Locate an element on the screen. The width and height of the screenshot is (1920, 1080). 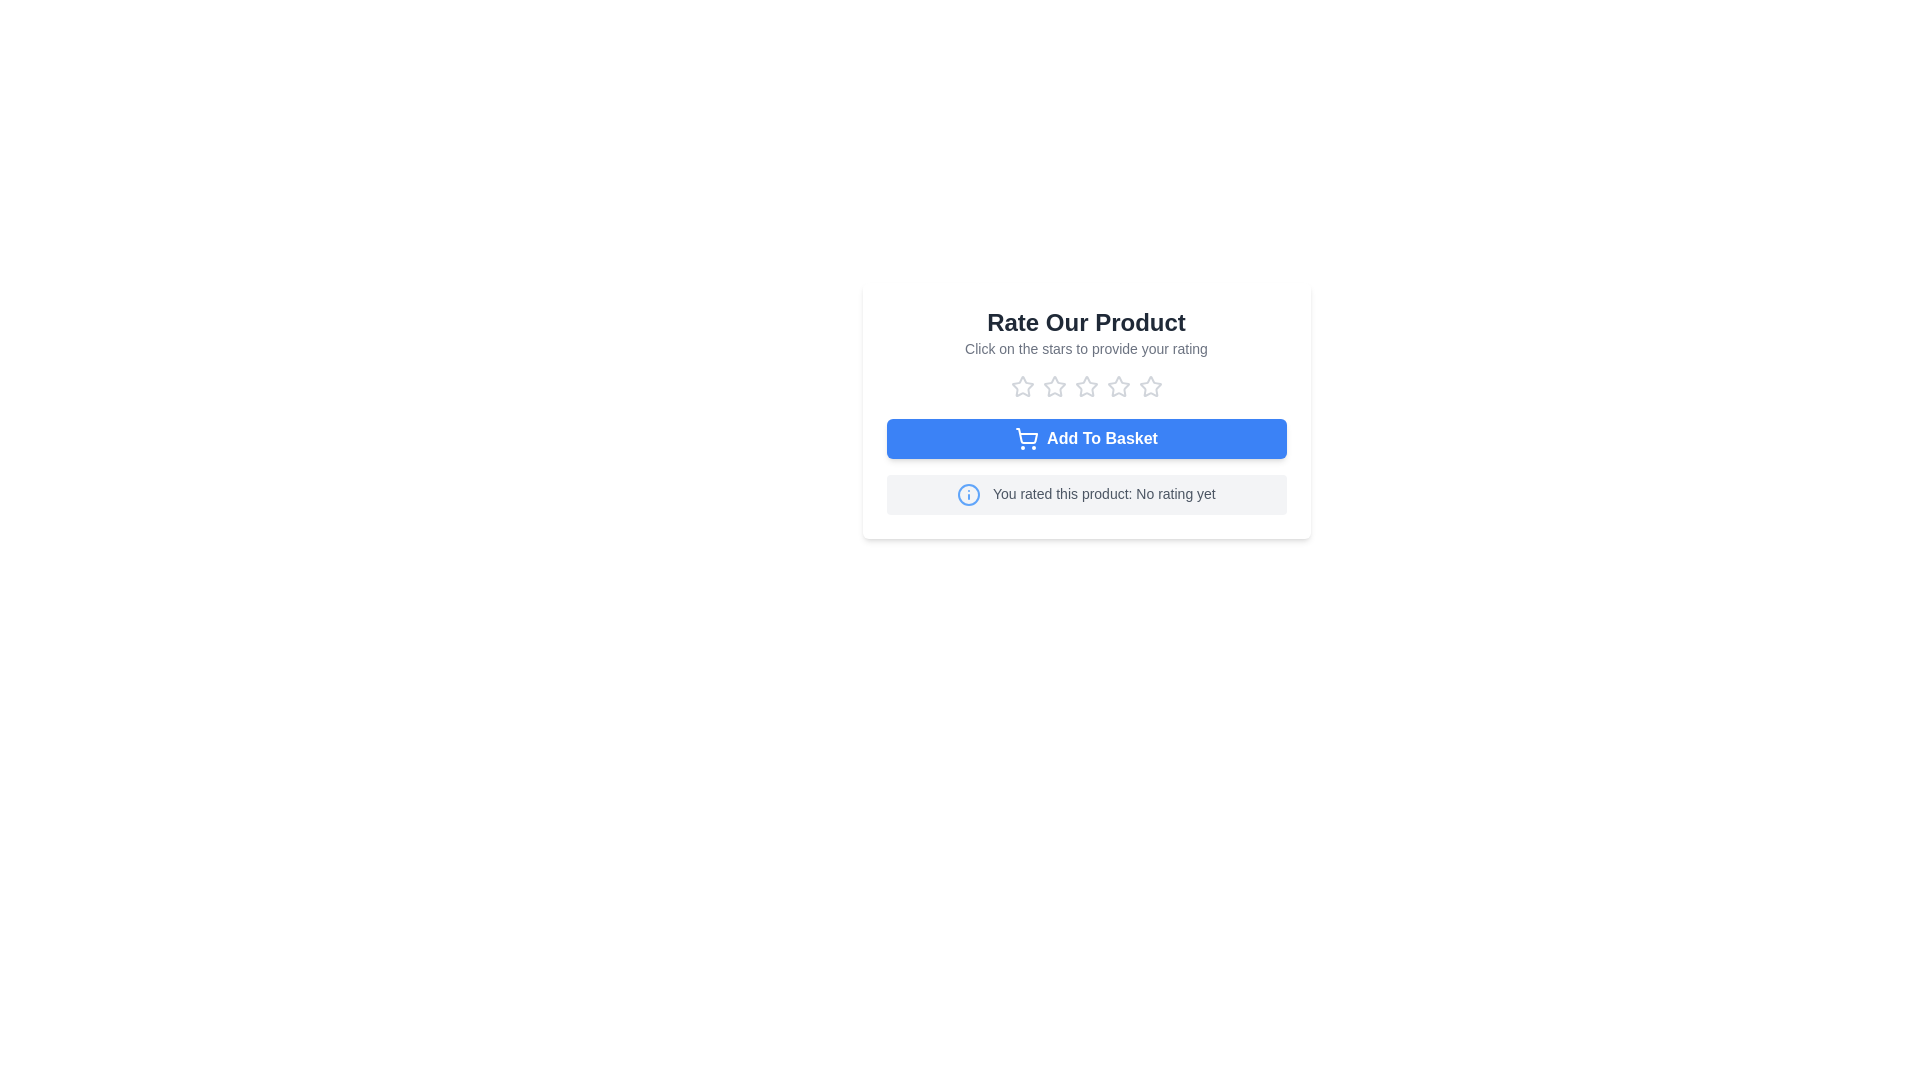
the third SVG star icon in the horizontal row of five star icons, styled in light gray, indicating an unselected state, located at the upper section of the card interface is located at coordinates (1085, 386).